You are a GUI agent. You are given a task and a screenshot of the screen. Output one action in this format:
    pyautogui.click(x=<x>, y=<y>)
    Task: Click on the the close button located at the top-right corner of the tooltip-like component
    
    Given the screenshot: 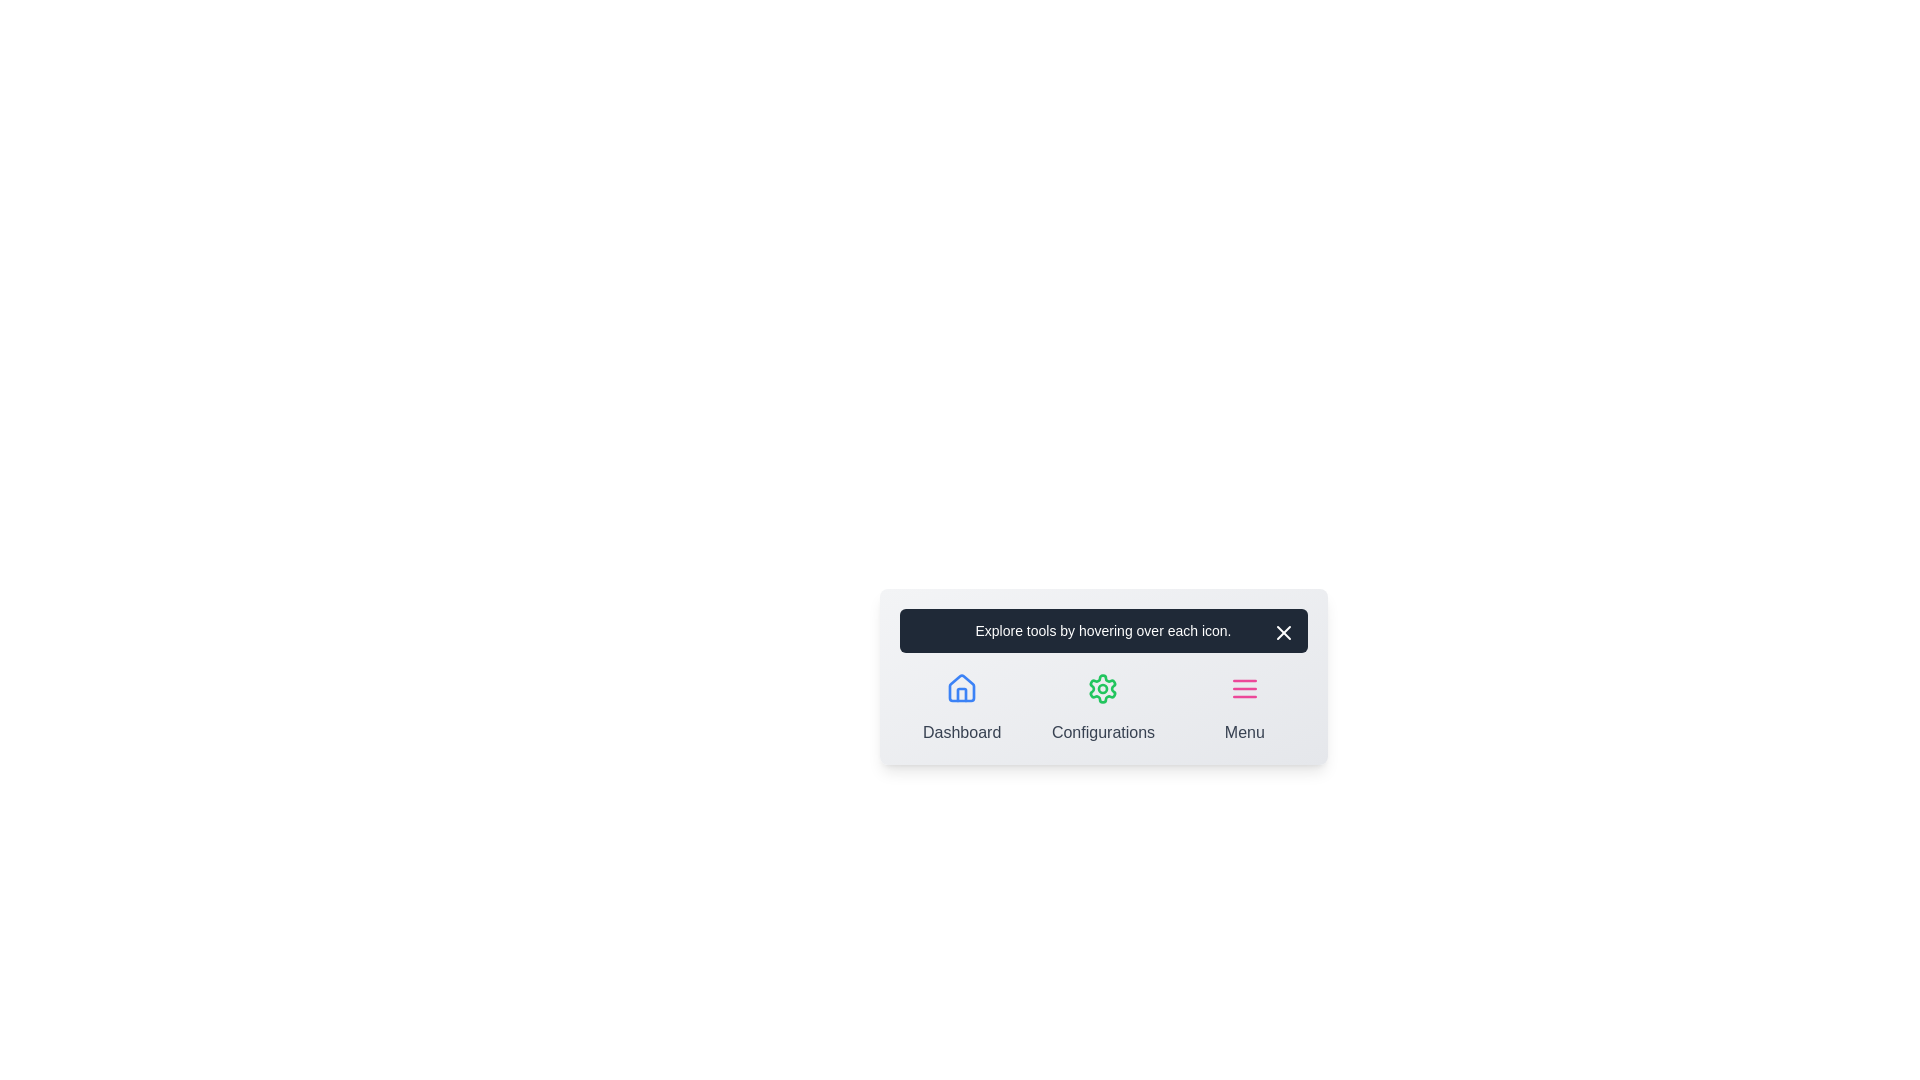 What is the action you would take?
    pyautogui.click(x=1283, y=632)
    